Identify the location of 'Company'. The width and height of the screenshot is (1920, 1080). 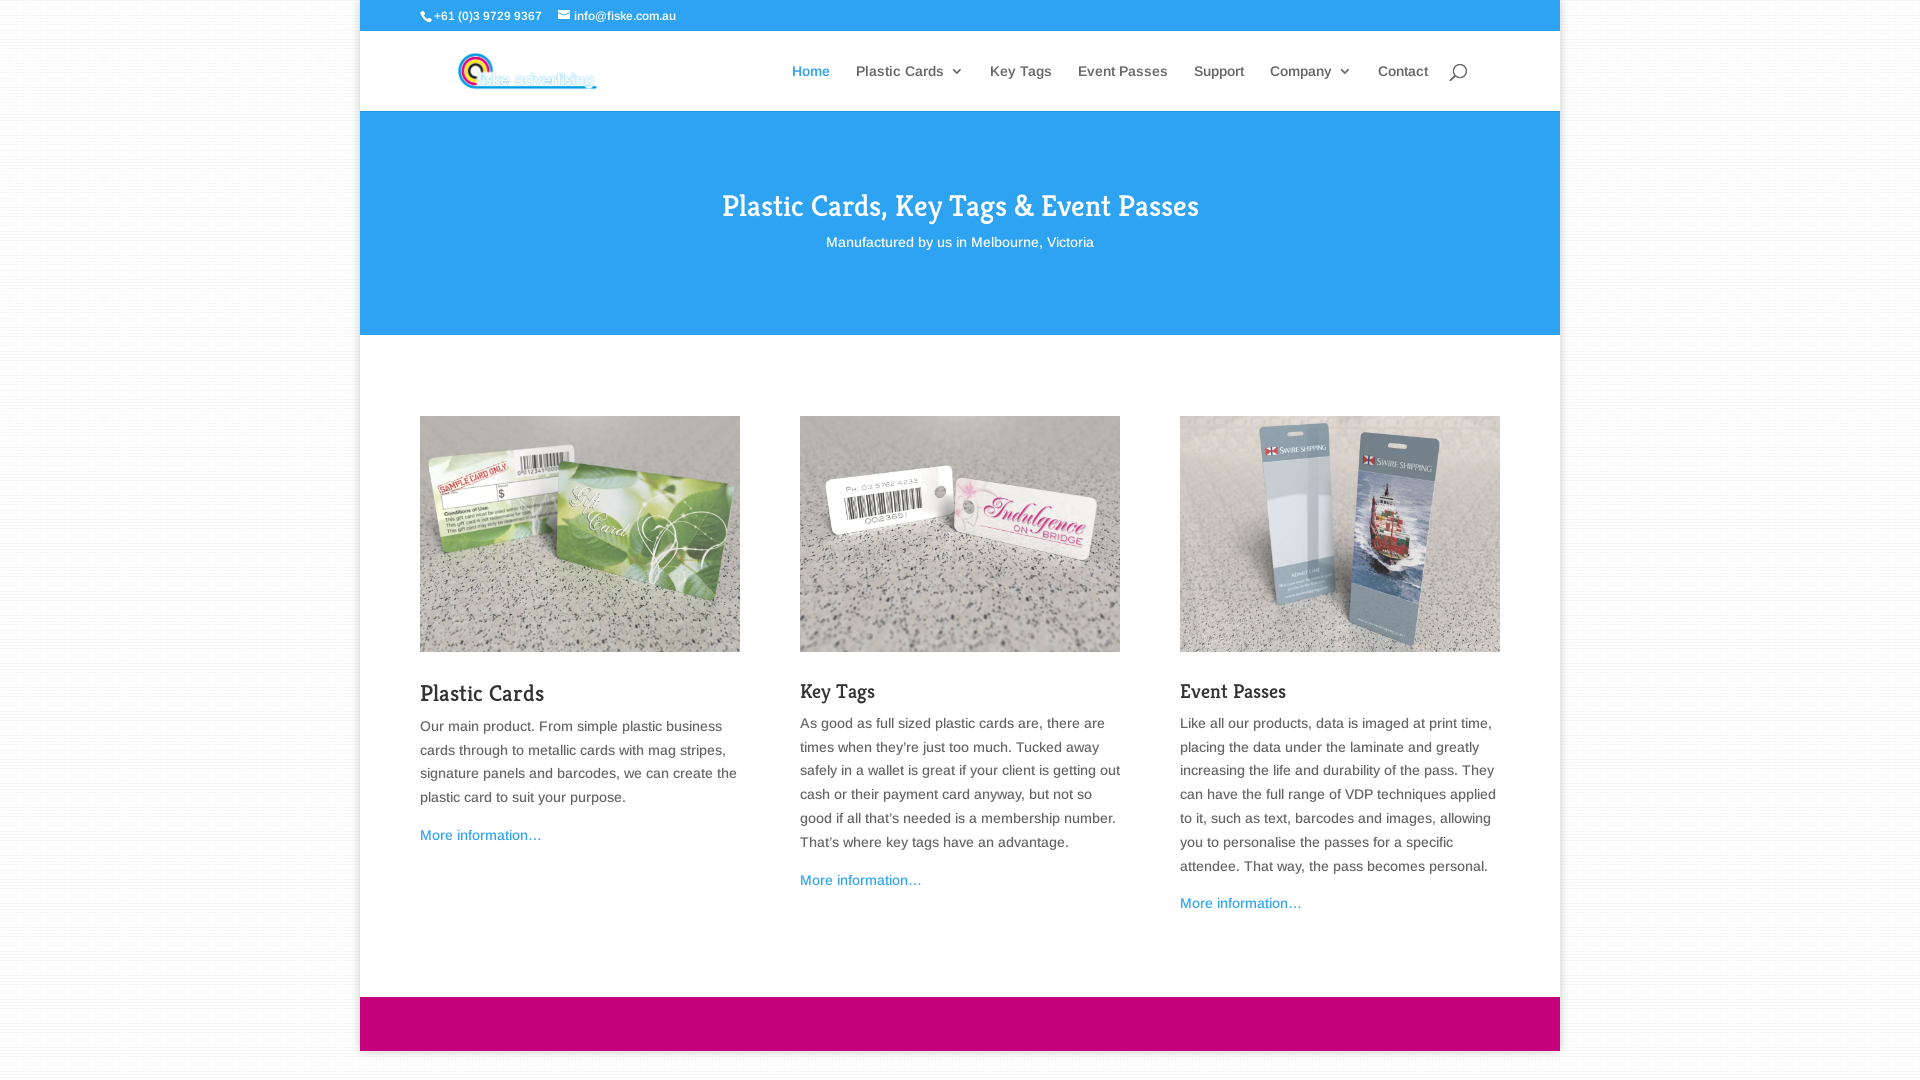
(1269, 86).